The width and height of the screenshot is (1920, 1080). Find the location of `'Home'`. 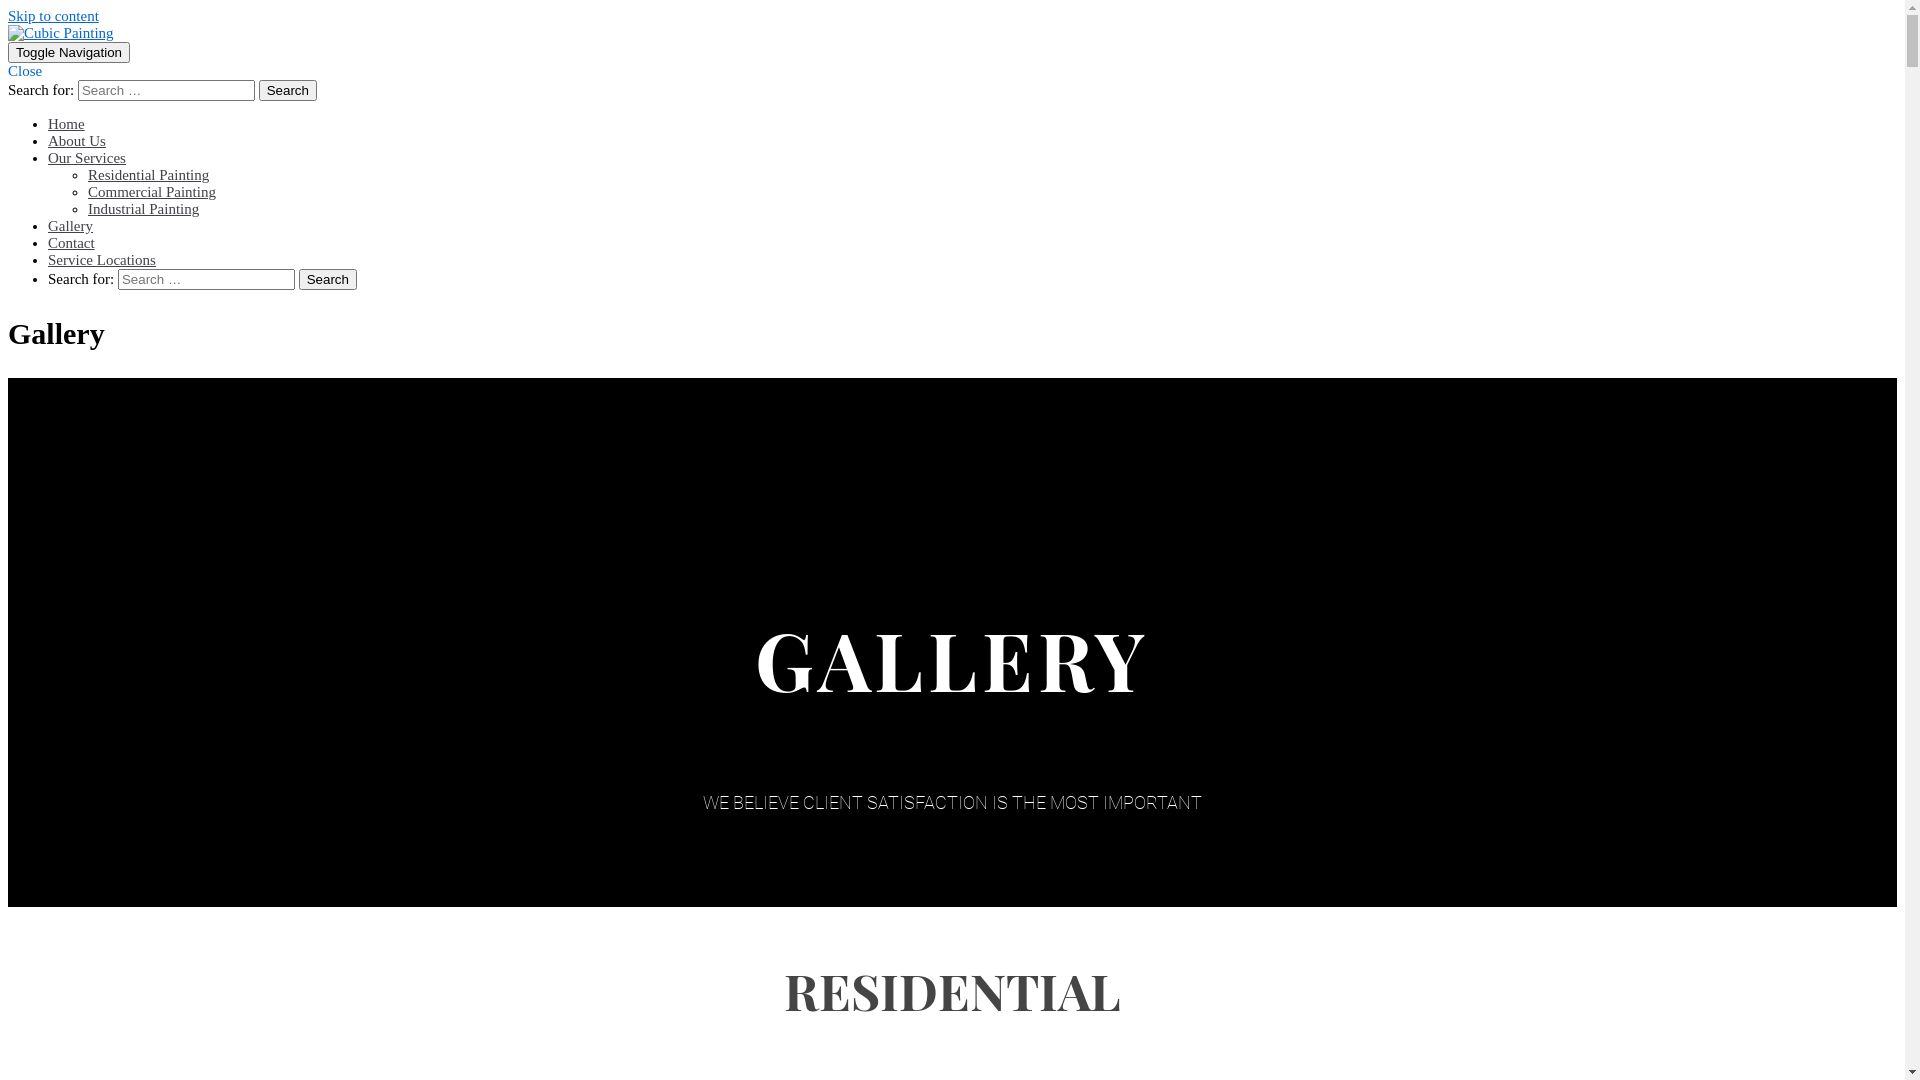

'Home' is located at coordinates (66, 123).